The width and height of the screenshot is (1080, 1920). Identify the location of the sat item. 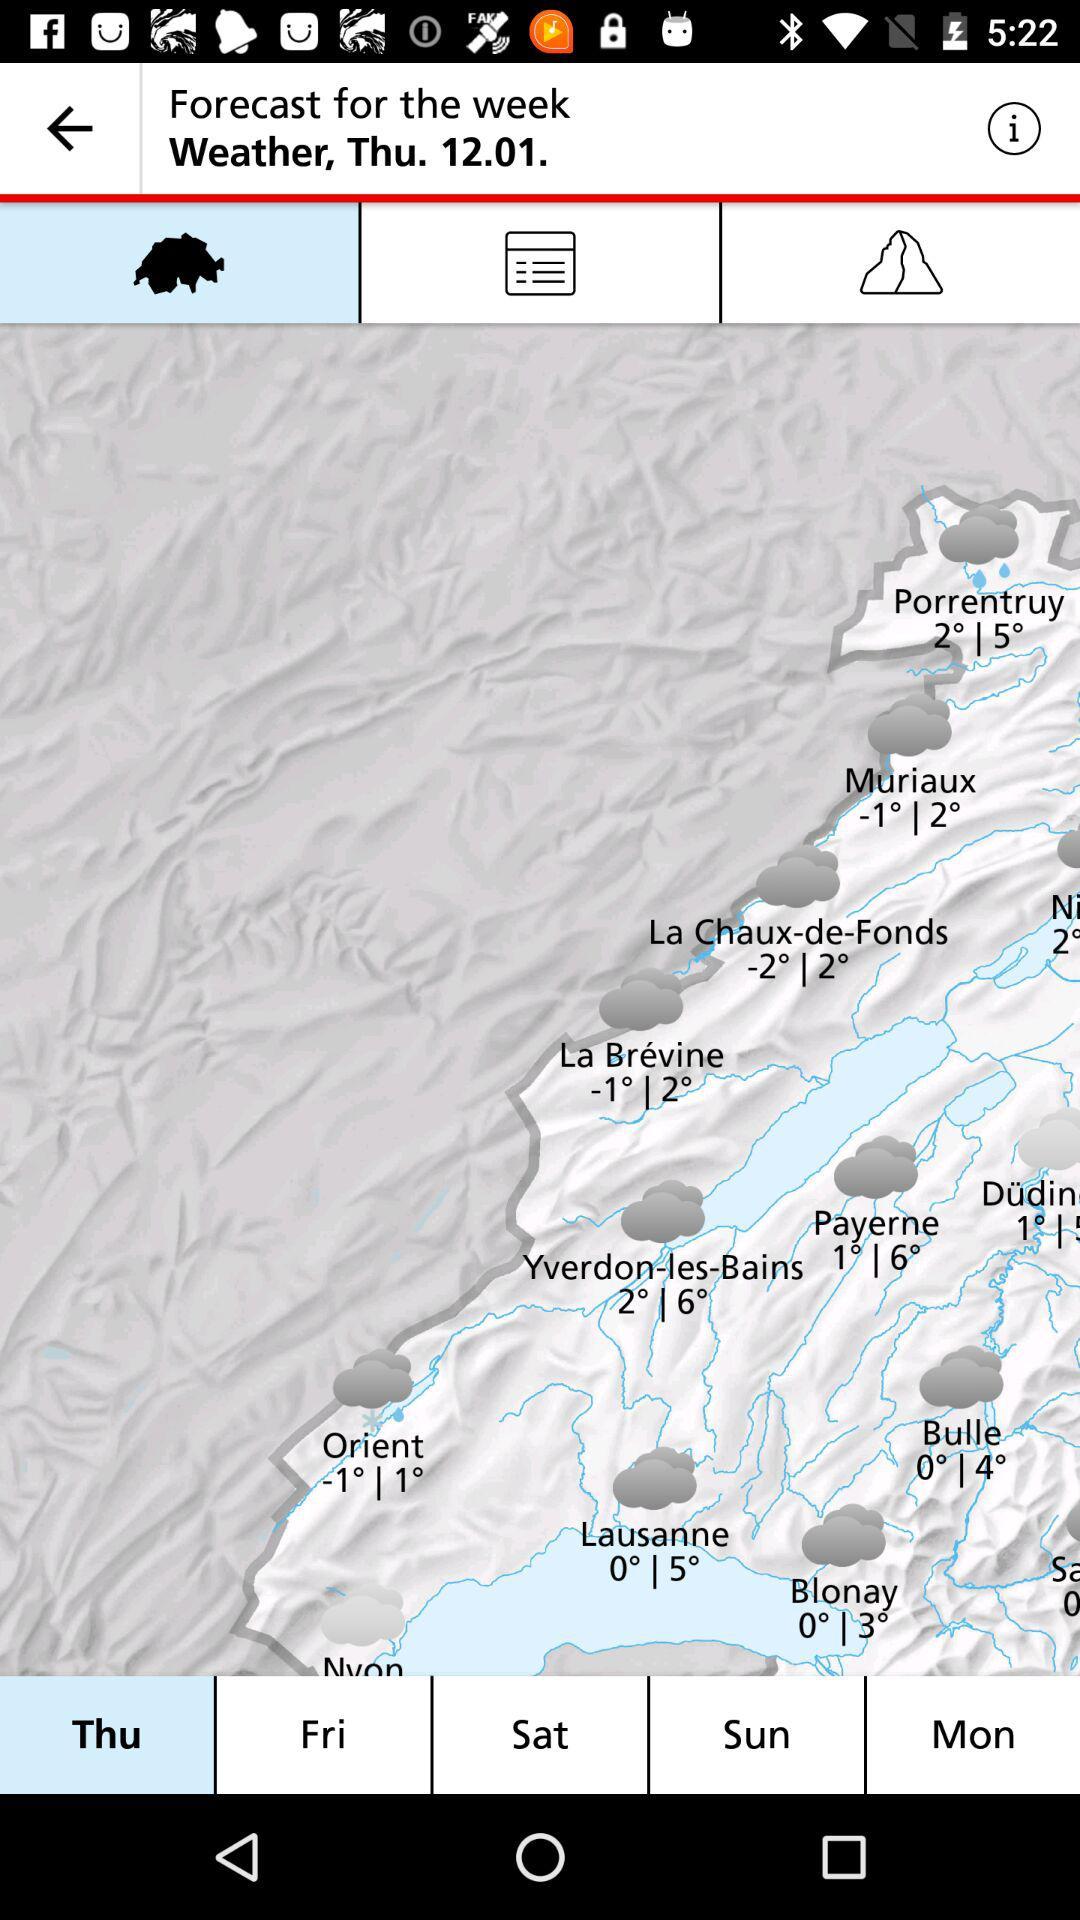
(540, 1734).